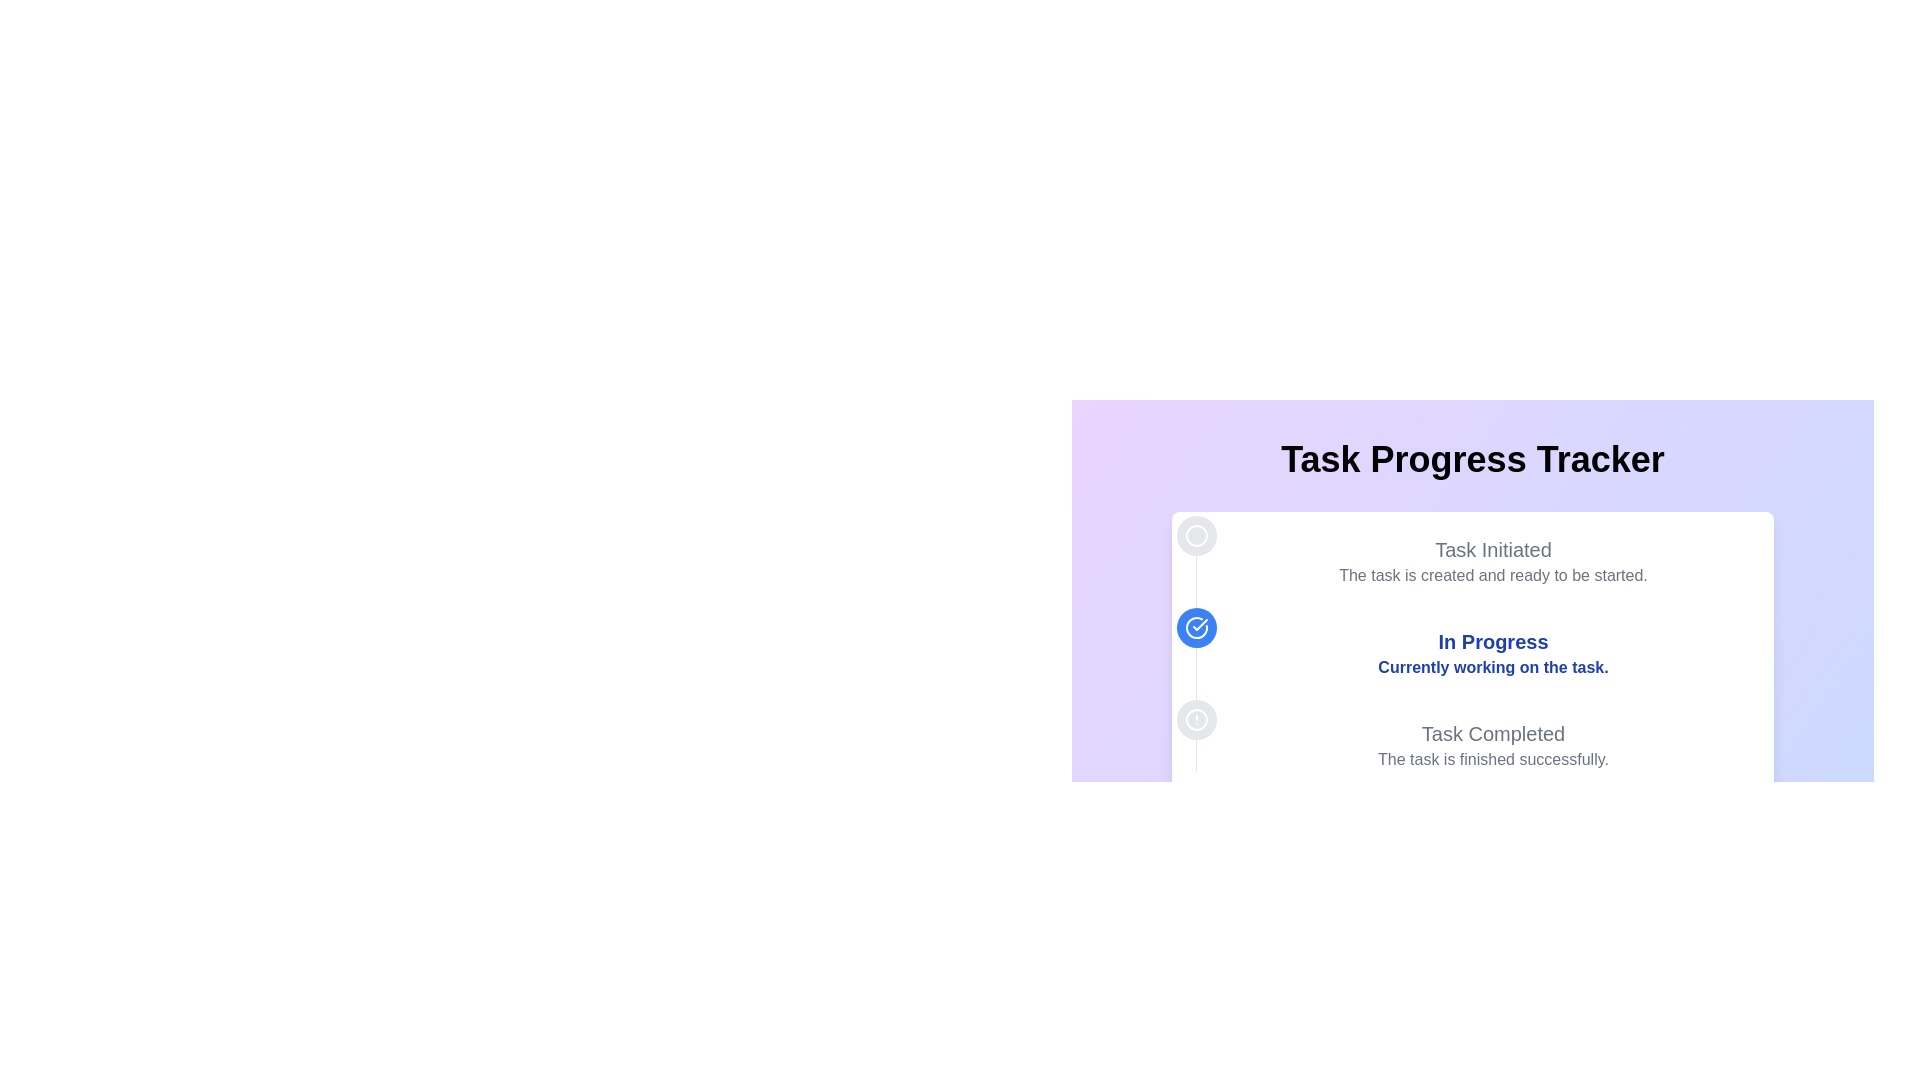  Describe the element at coordinates (1197, 535) in the screenshot. I see `the topmost circle of the vertical row of three progress markers on the left side of the progress tracker interface, which indicates progress or an active state` at that location.